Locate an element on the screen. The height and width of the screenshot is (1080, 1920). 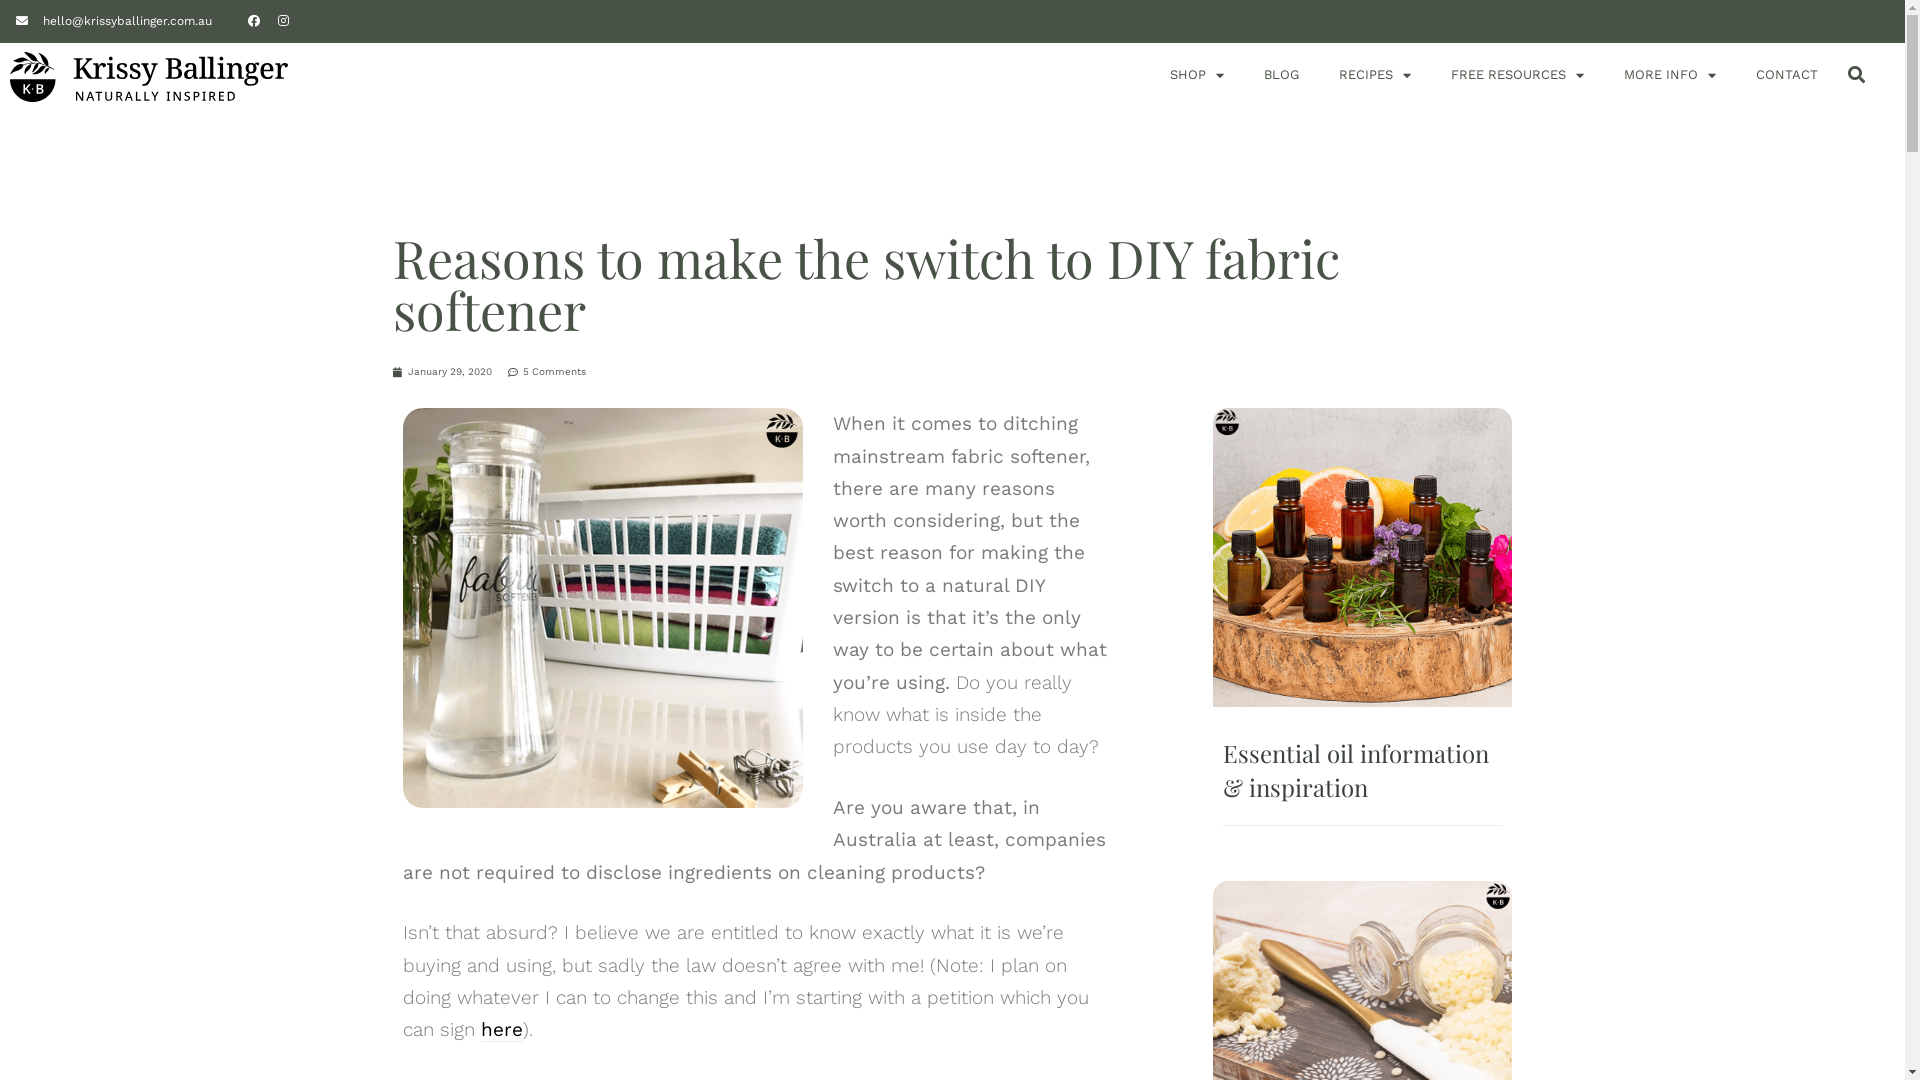
'5 Comments' is located at coordinates (547, 371).